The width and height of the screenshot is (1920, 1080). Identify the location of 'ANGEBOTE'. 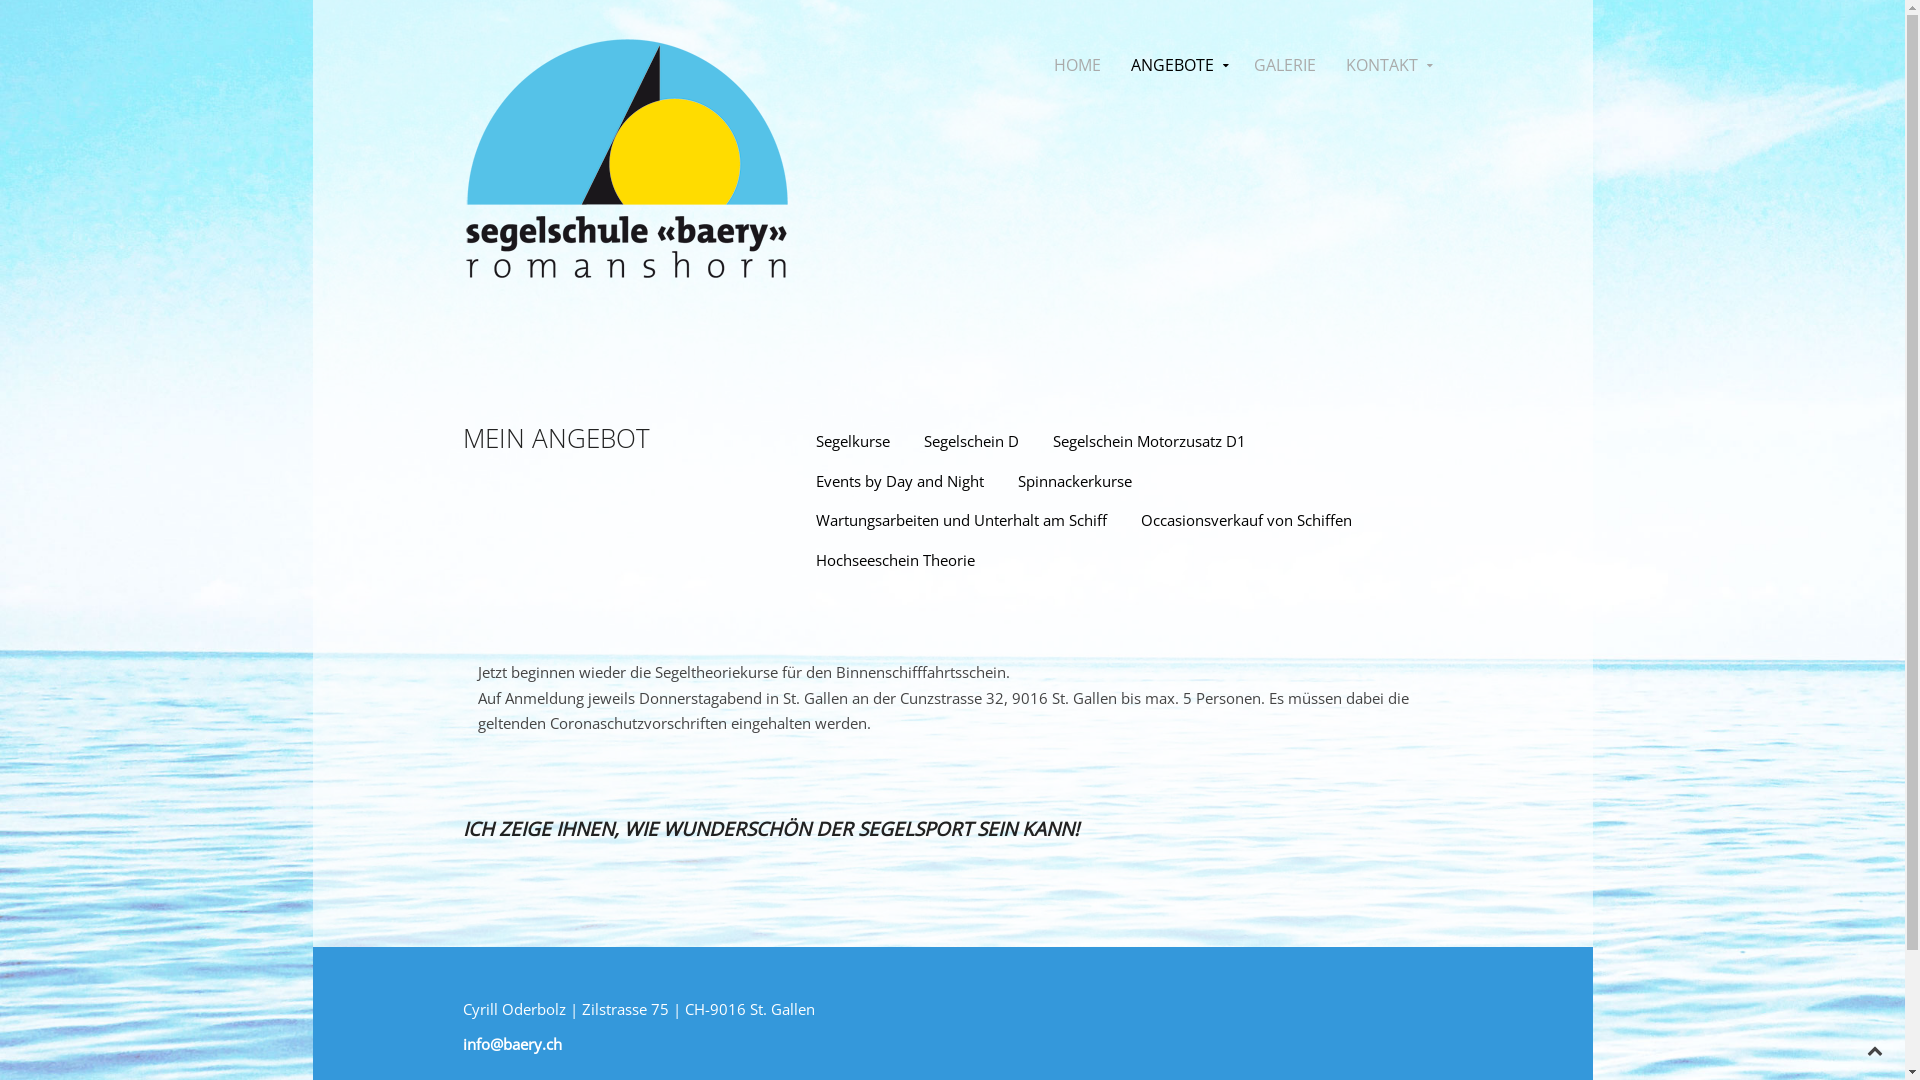
(1177, 64).